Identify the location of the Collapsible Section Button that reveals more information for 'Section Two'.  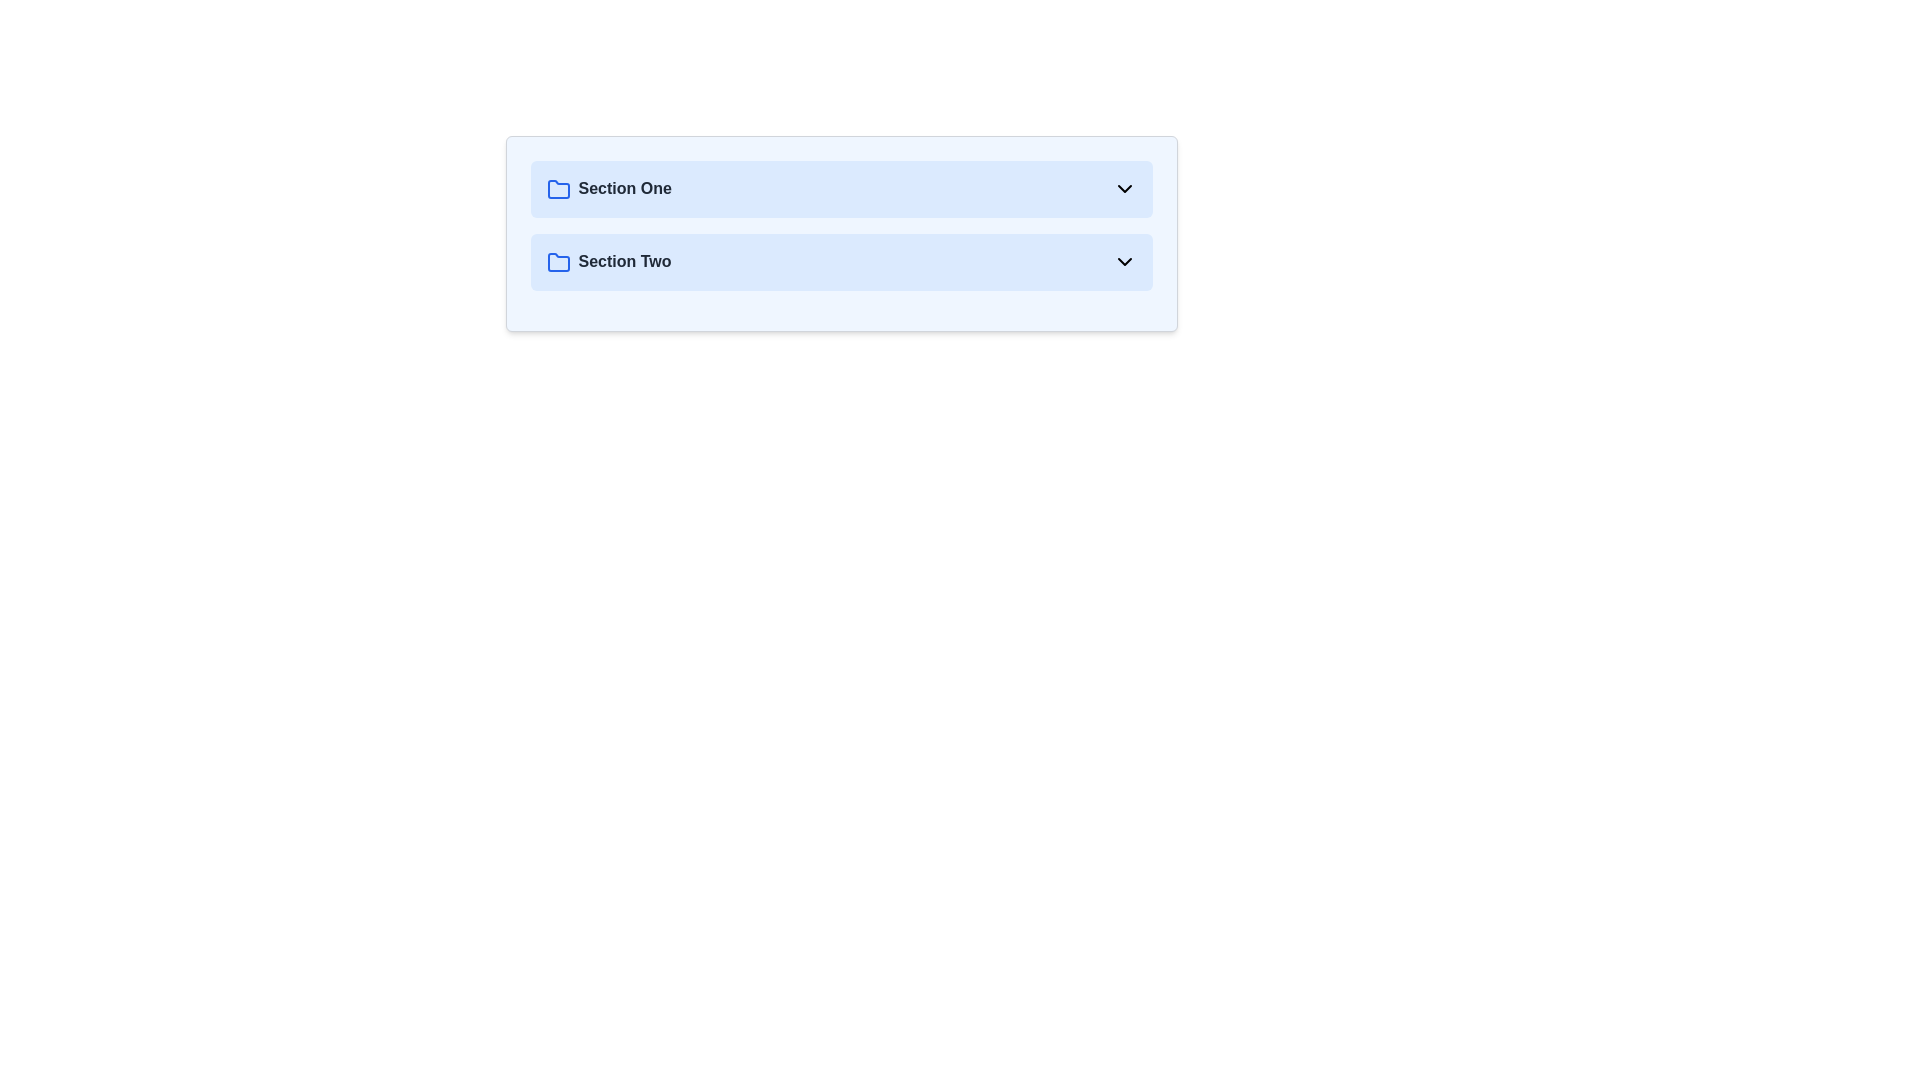
(841, 261).